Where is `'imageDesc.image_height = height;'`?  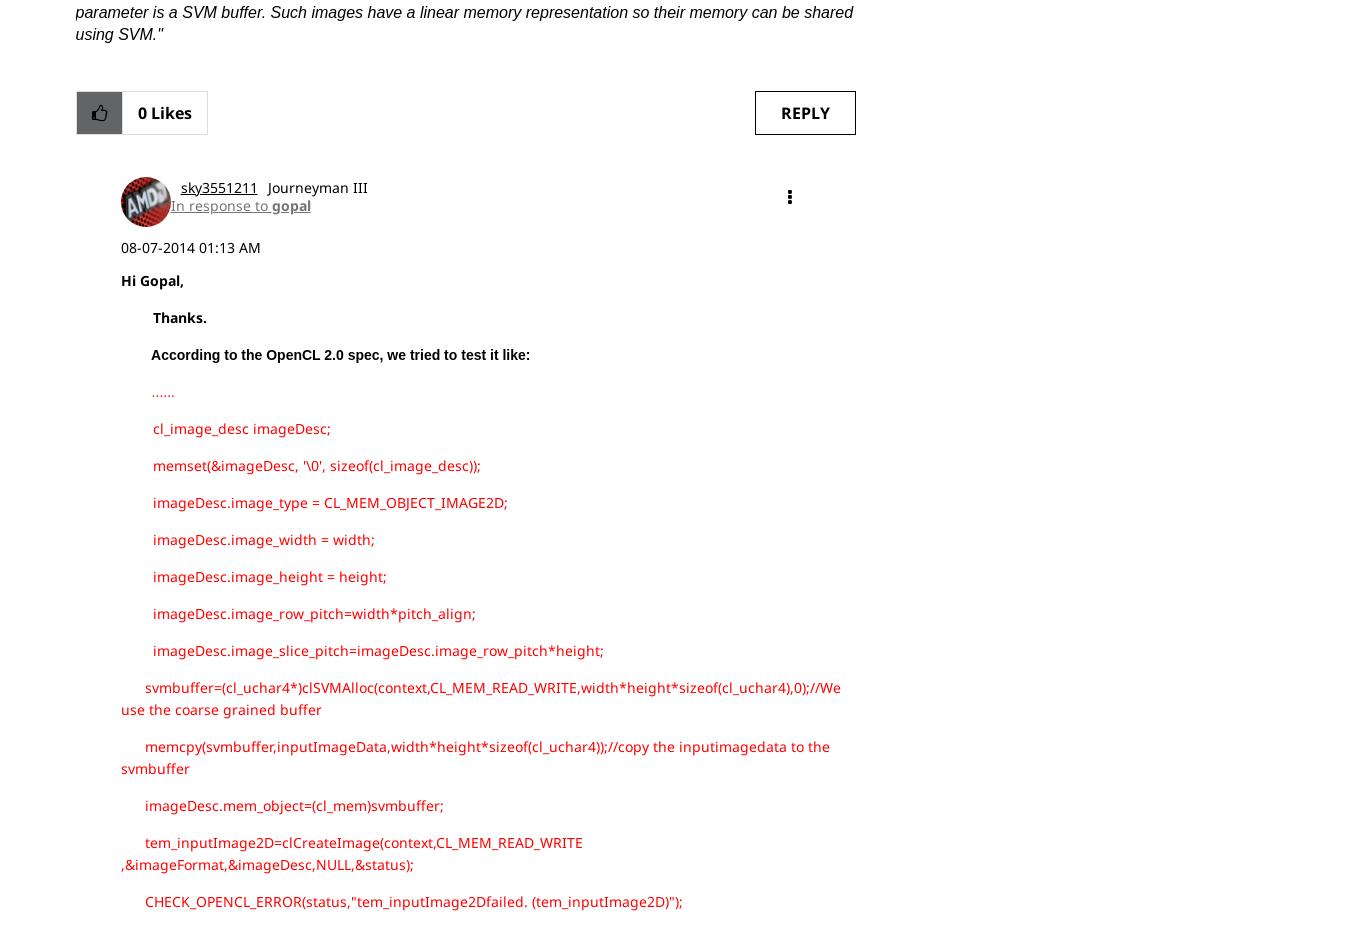 'imageDesc.image_height = height;' is located at coordinates (118, 575).